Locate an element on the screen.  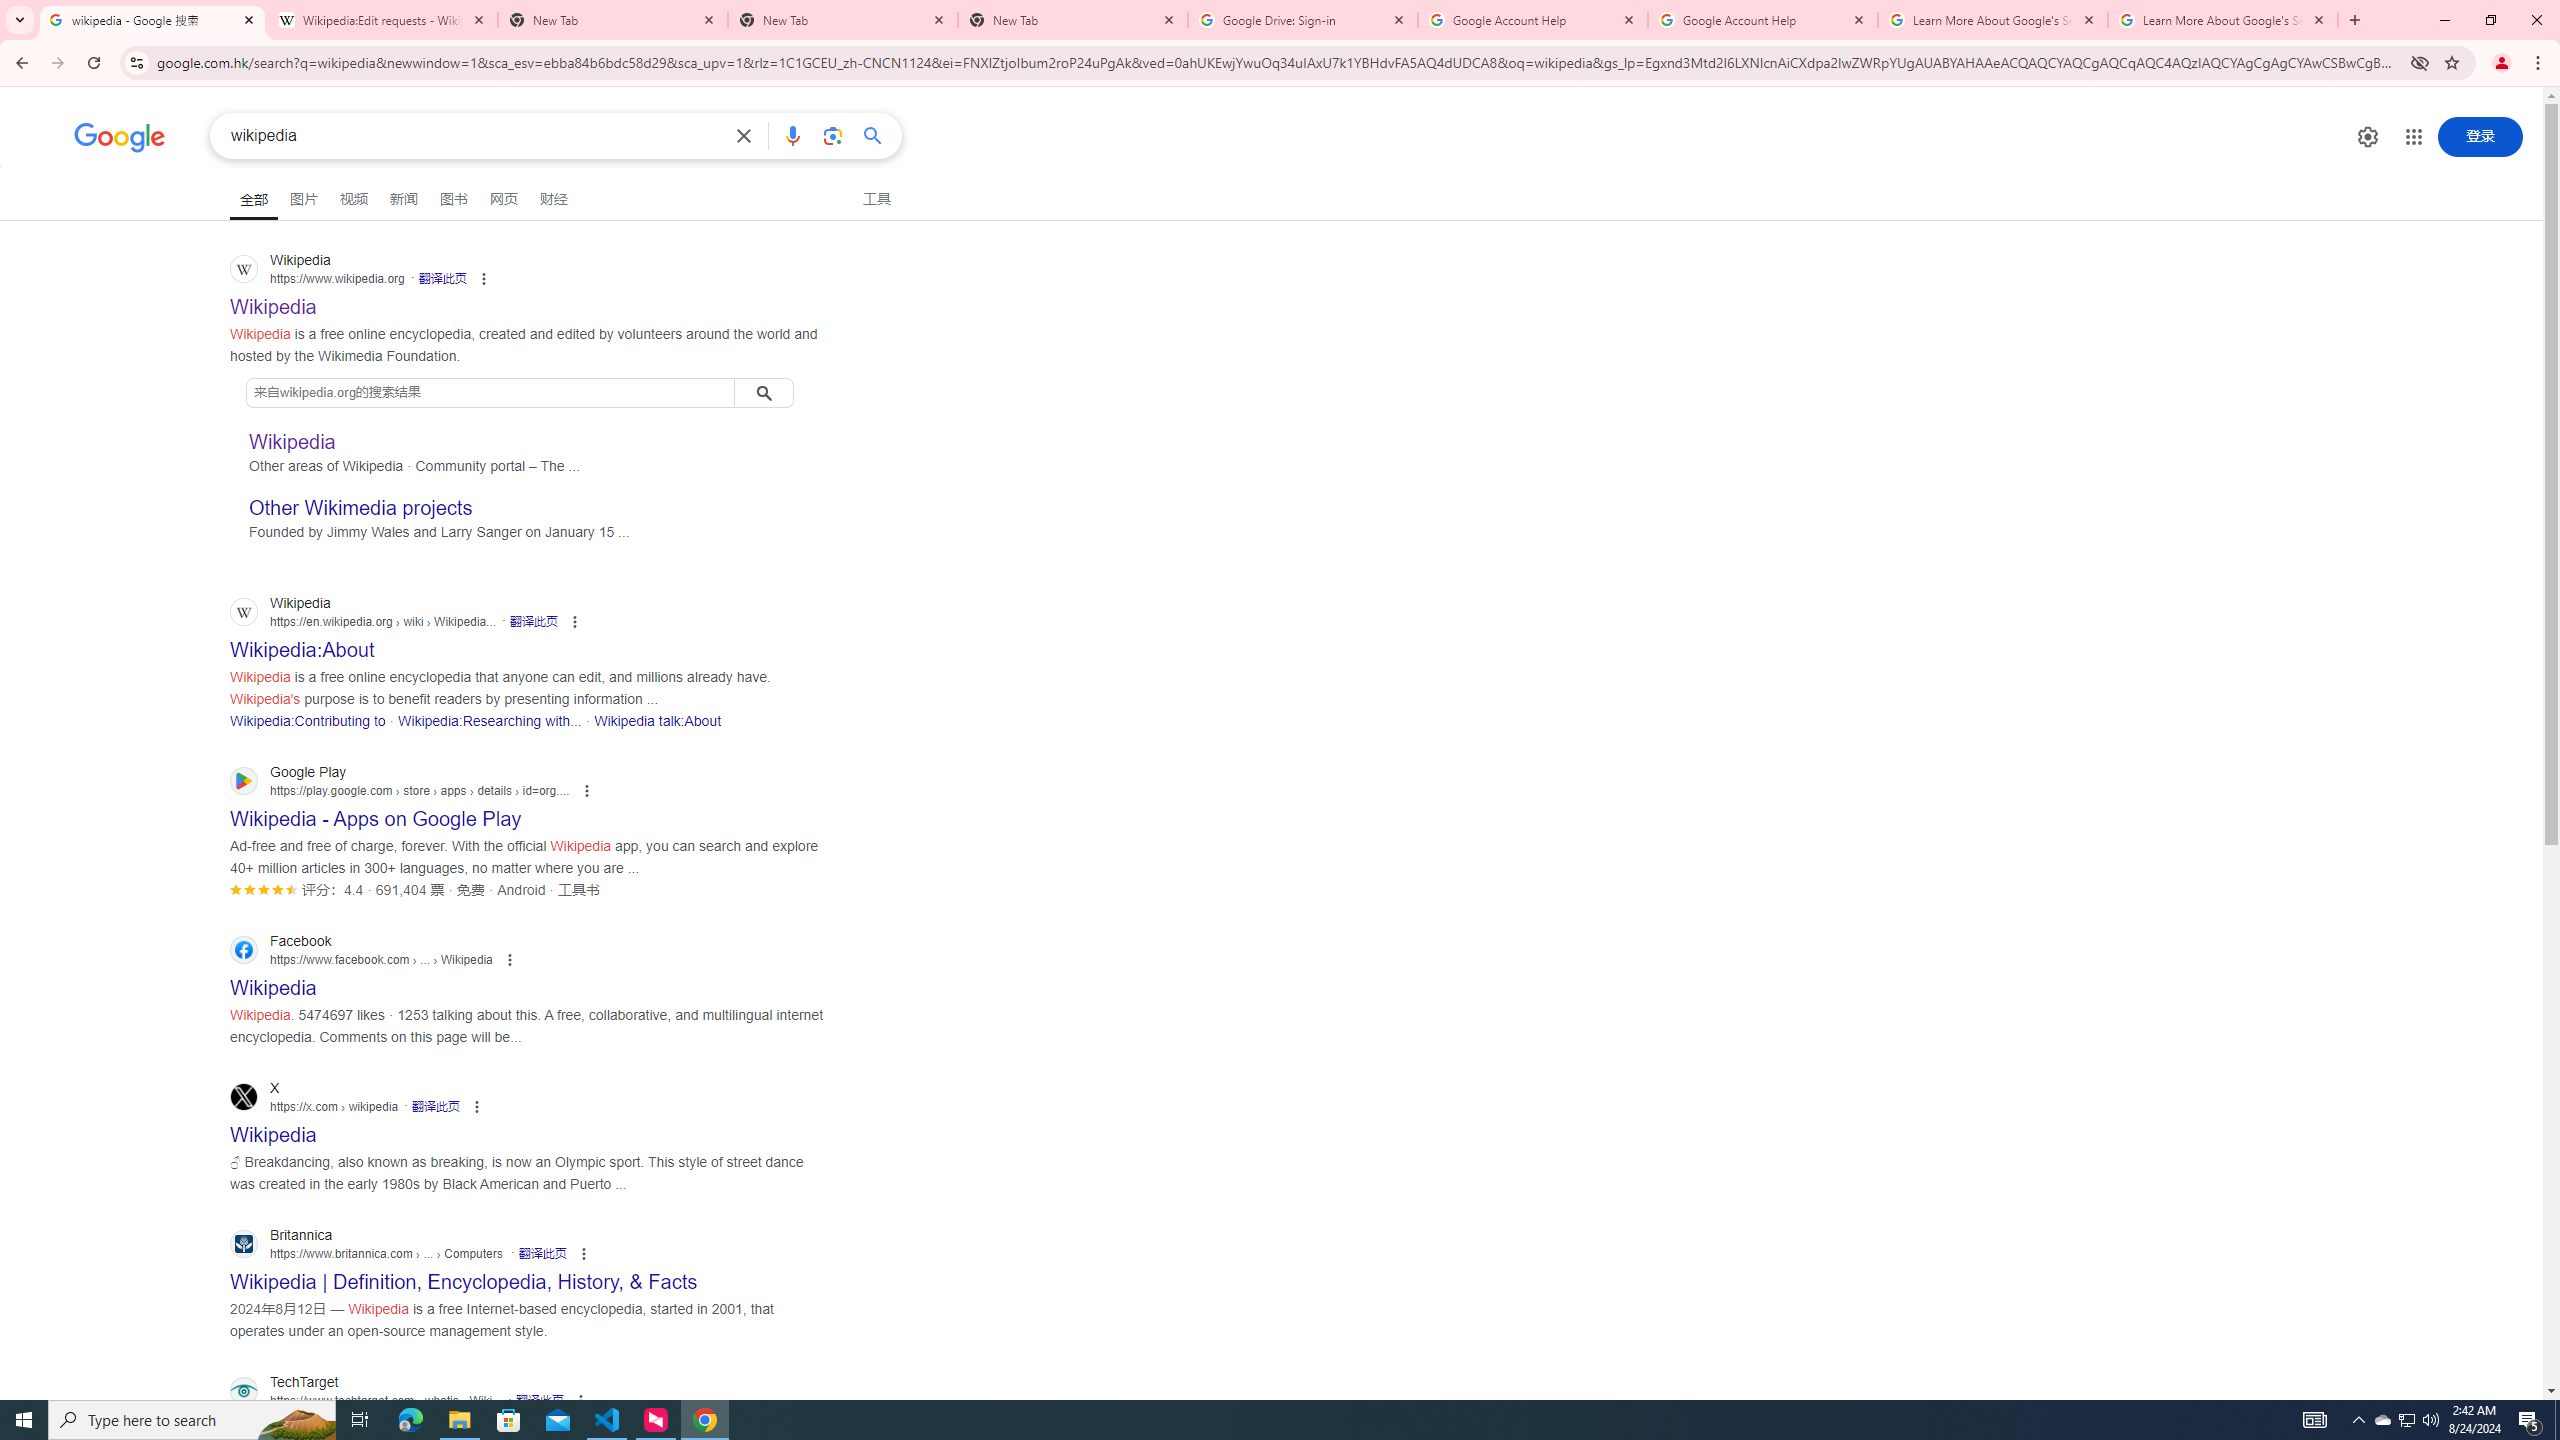
'Search tabs' is located at coordinates (19, 19).